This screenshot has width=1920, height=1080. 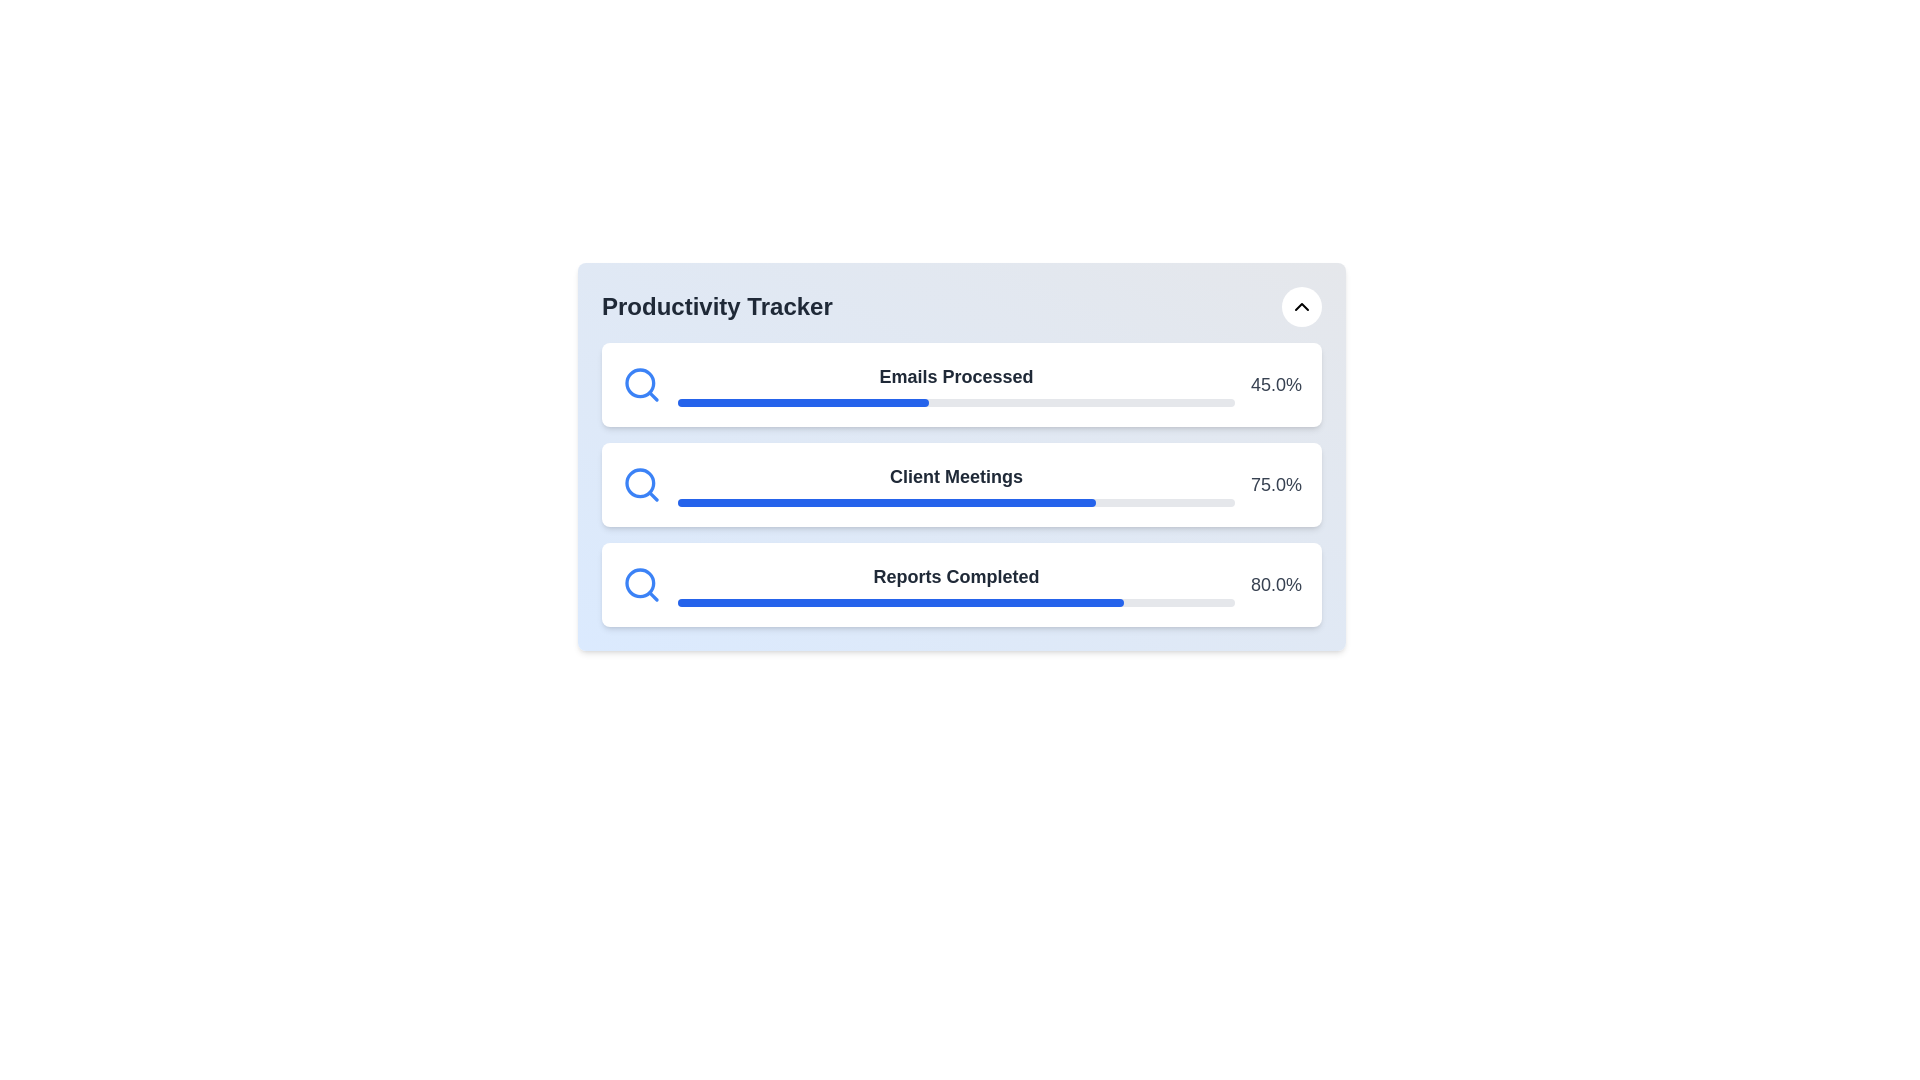 I want to click on the 'Reports Completed' label in the Productivity Tracker section, which is centrally aligned above the blue progress bar and to the right of the magnifying glass icon, so click(x=955, y=585).